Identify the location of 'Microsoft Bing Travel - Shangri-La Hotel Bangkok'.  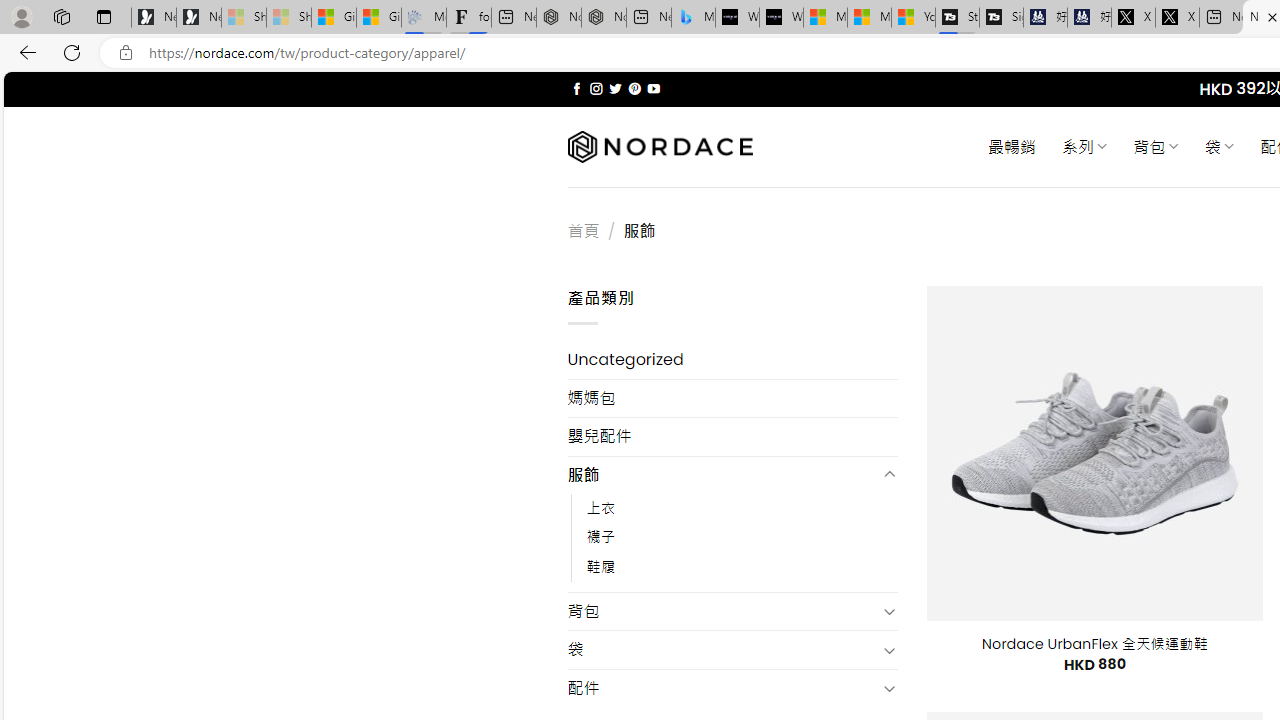
(693, 17).